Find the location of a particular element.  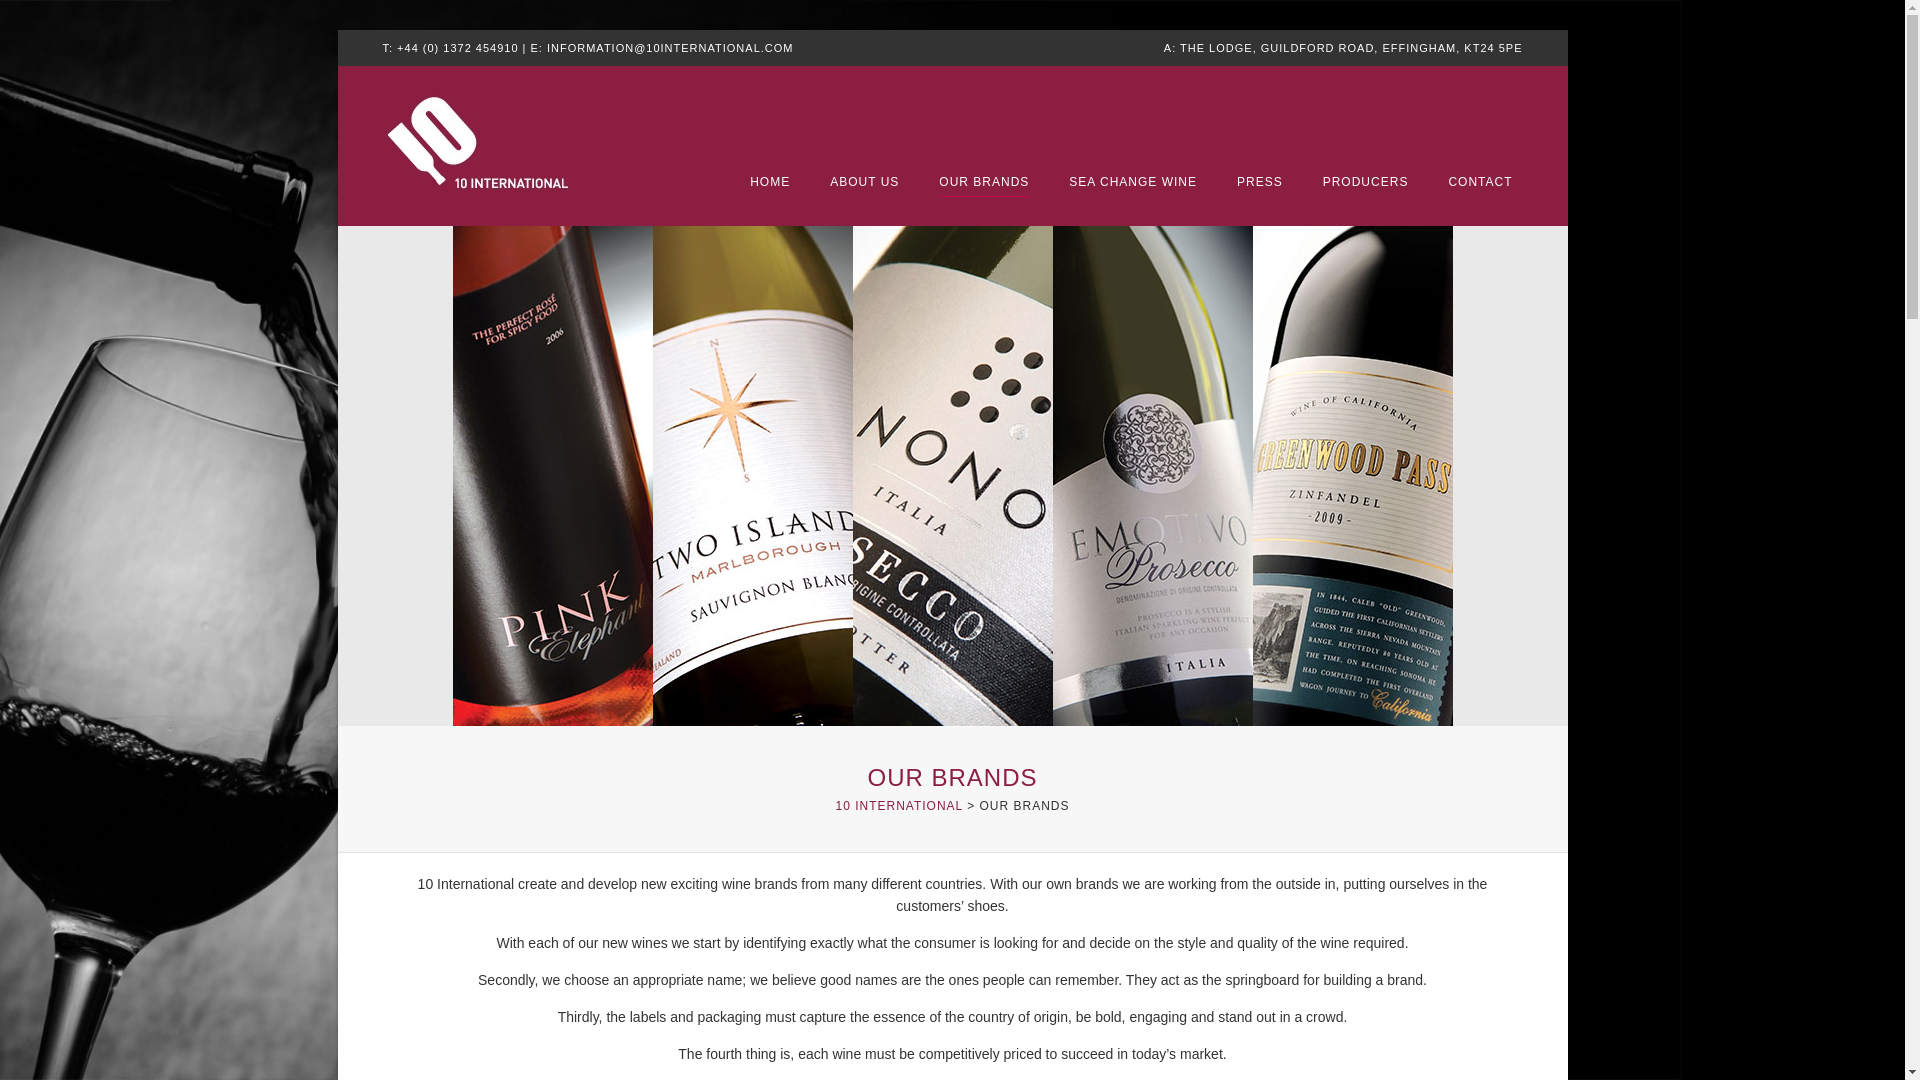

'HOME' is located at coordinates (768, 182).